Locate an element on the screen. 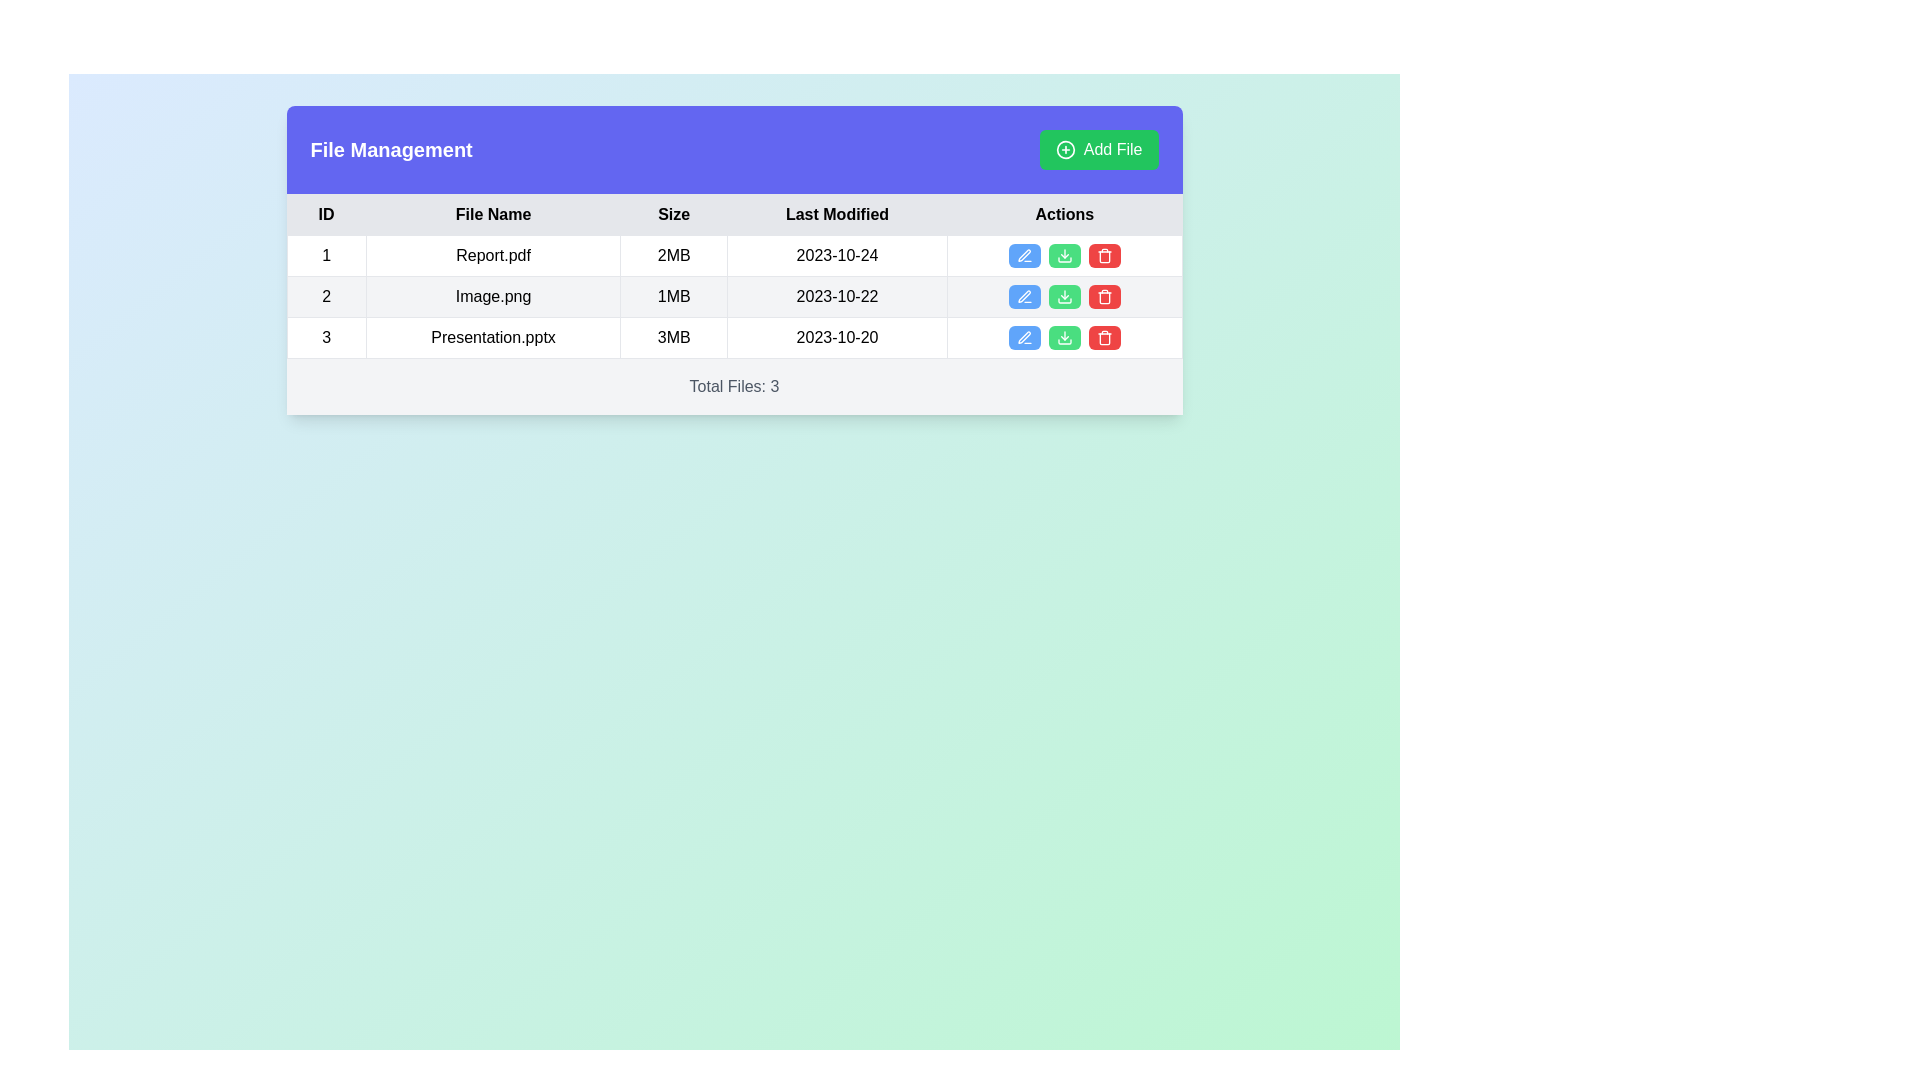 The image size is (1920, 1080). the text label displaying 'Presentation.pptx' is located at coordinates (493, 337).